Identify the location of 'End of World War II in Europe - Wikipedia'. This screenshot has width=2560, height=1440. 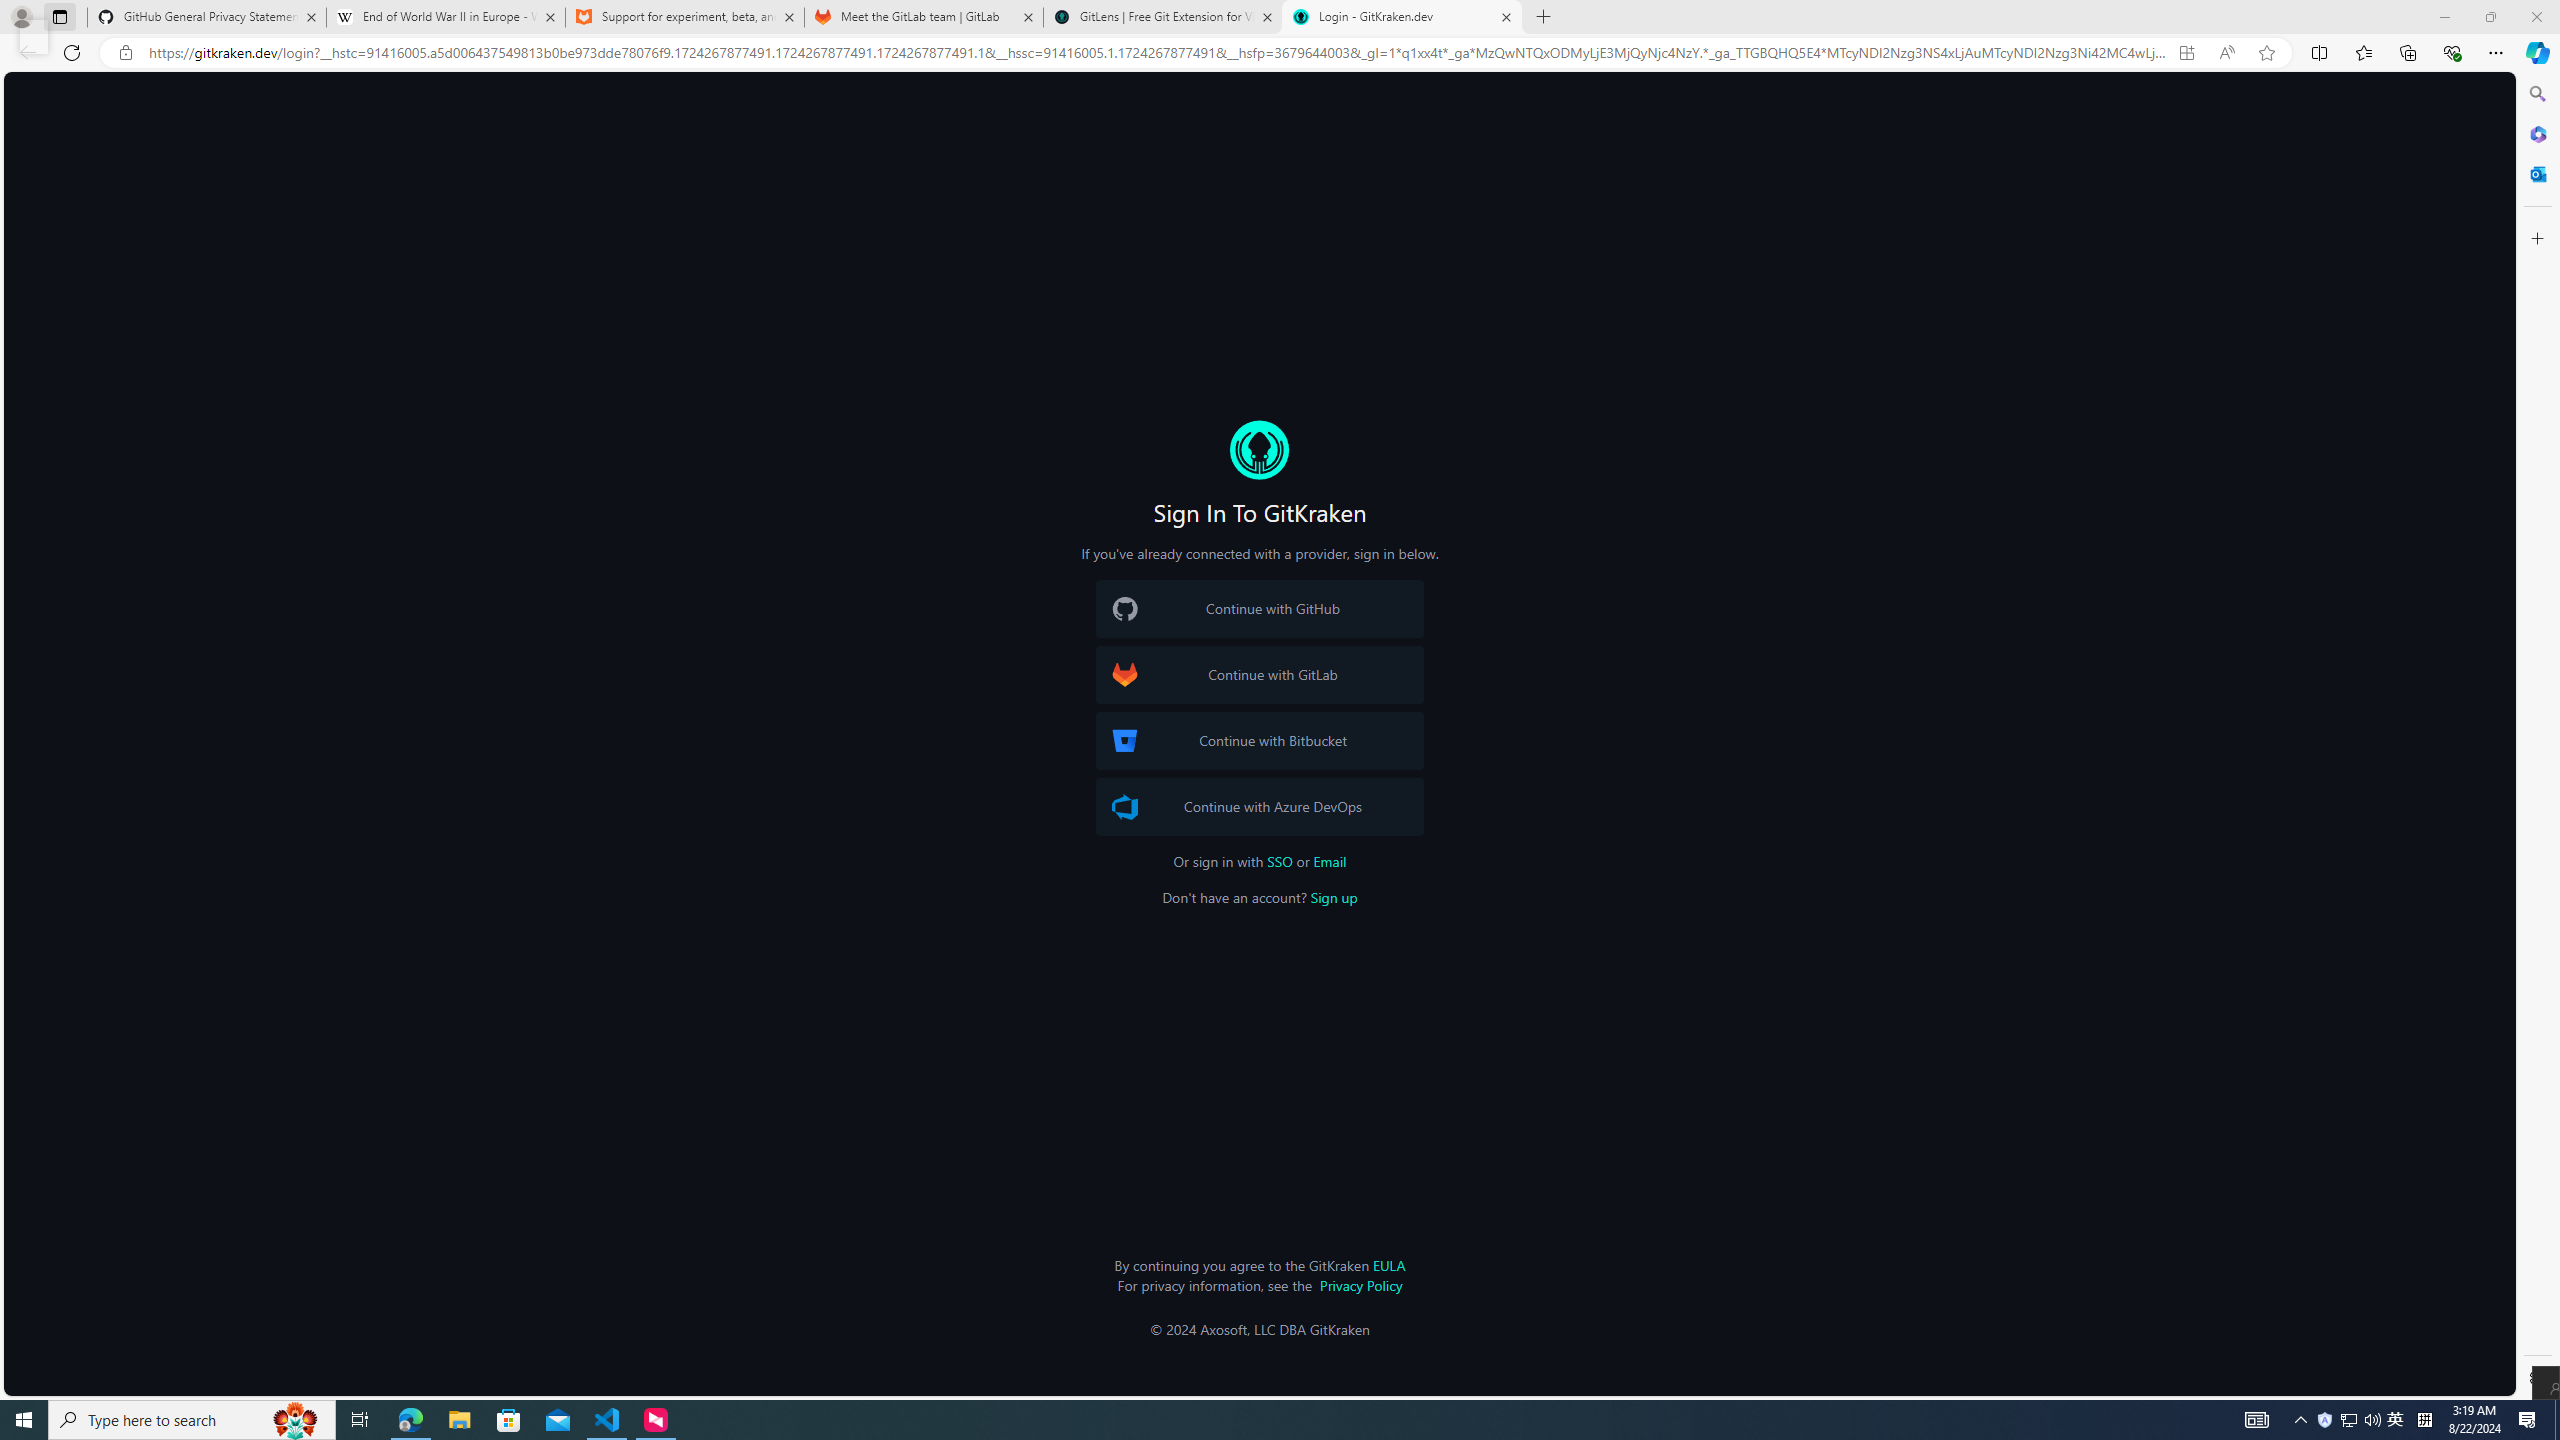
(444, 16).